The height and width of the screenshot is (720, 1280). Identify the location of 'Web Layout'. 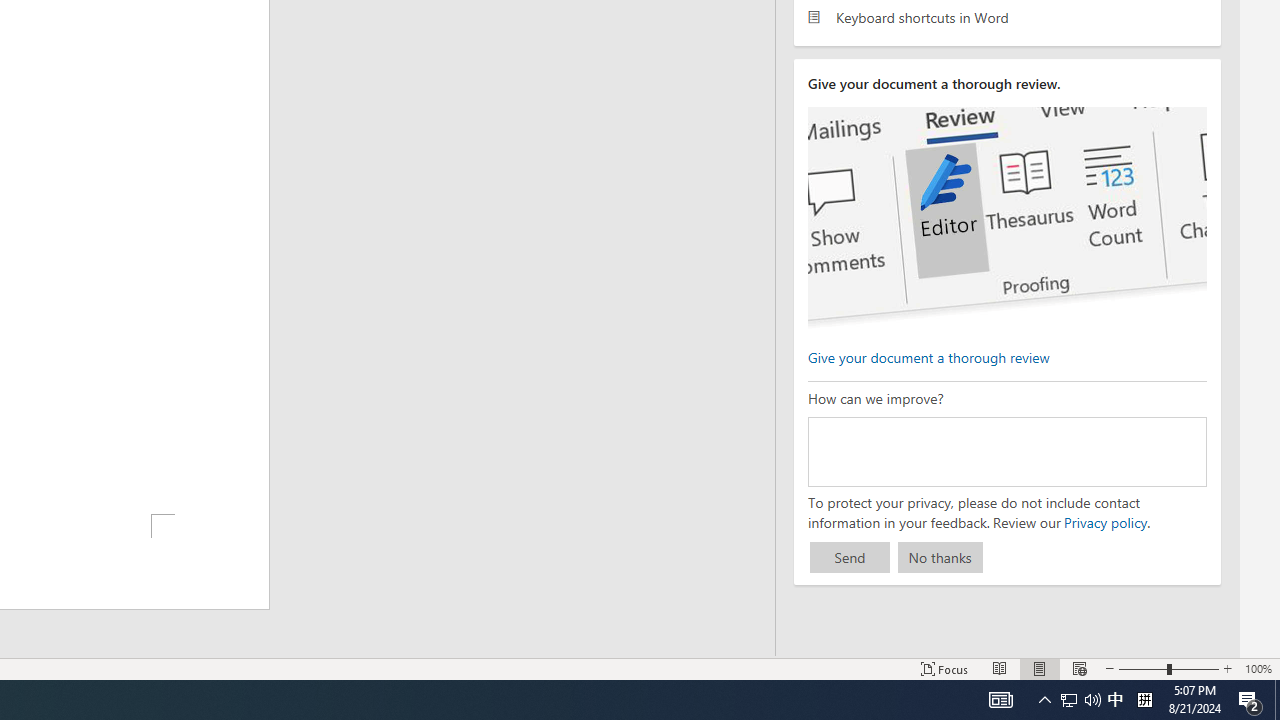
(1078, 669).